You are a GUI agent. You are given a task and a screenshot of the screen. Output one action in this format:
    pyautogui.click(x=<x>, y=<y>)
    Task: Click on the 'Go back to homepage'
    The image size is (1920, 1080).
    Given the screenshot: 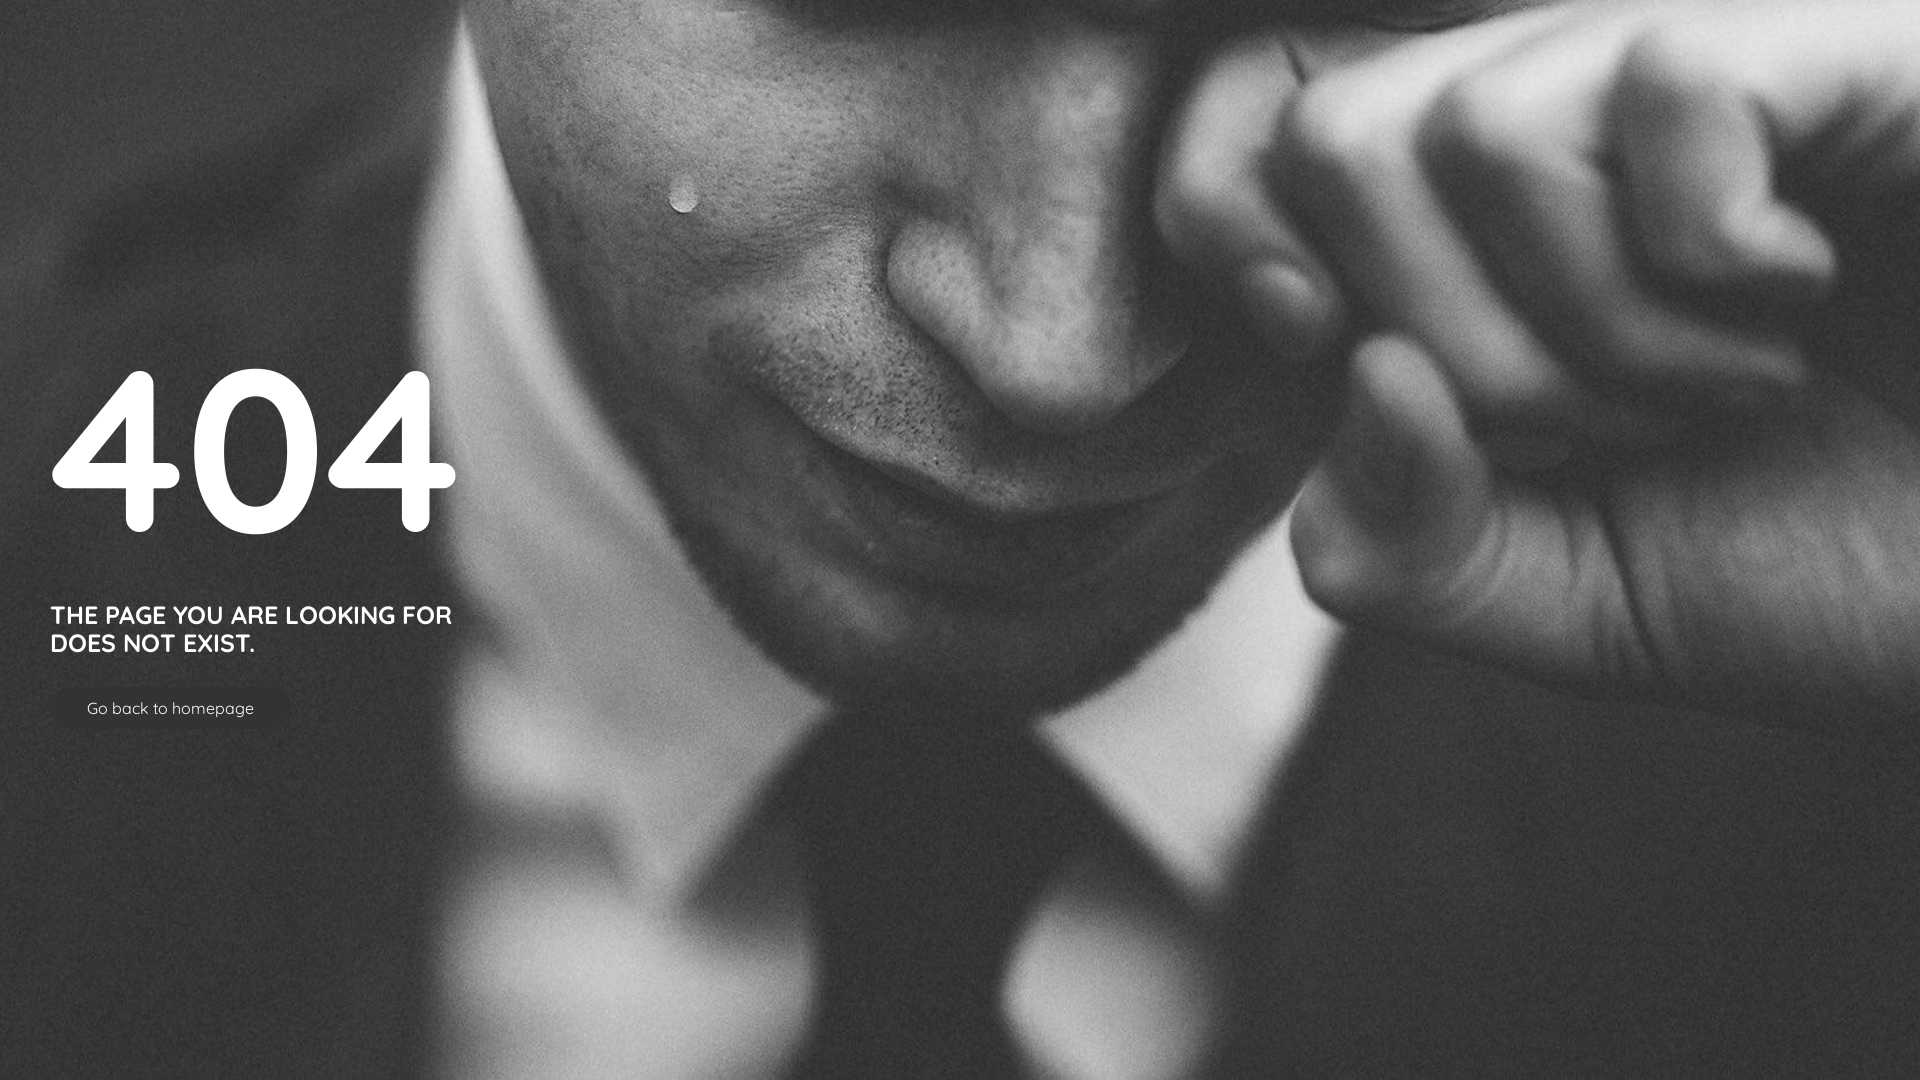 What is the action you would take?
    pyautogui.click(x=170, y=707)
    